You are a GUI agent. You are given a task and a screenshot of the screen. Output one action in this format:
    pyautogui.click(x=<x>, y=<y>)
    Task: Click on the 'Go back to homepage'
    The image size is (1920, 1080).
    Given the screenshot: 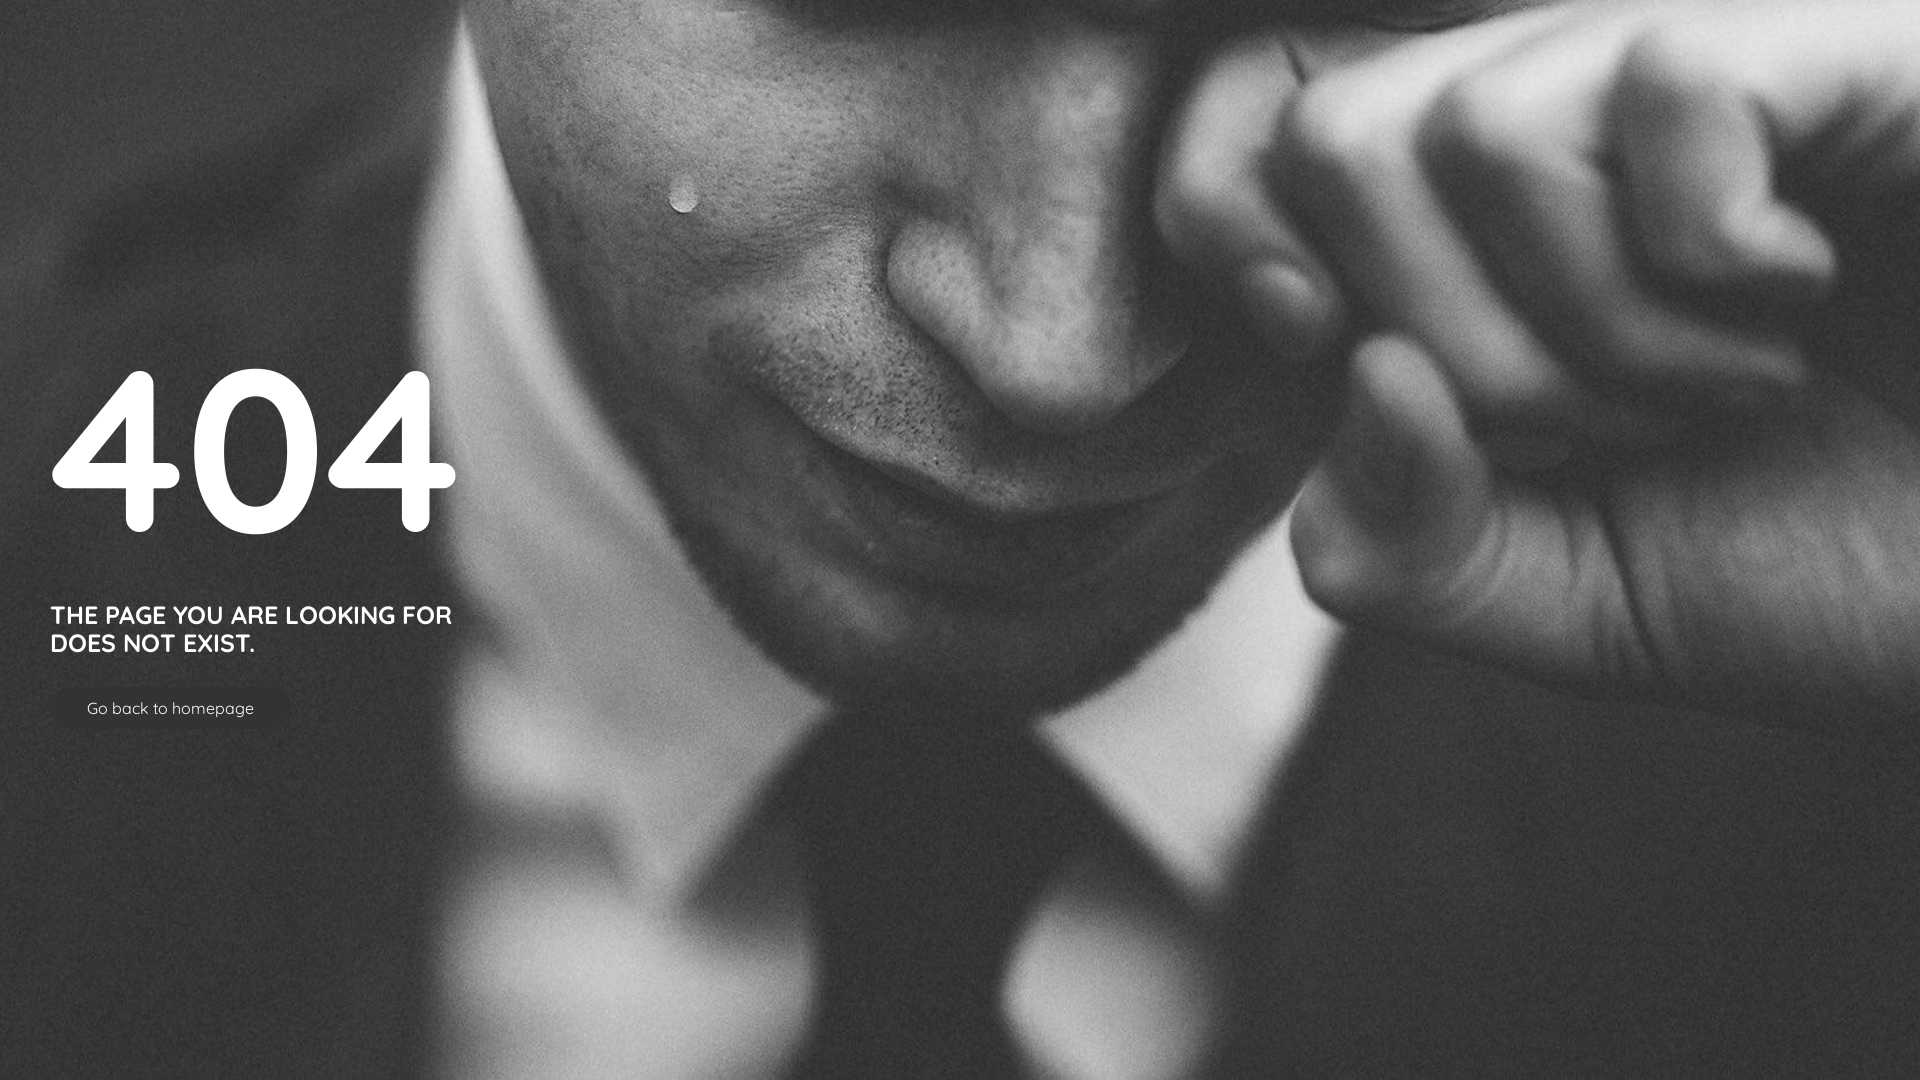 What is the action you would take?
    pyautogui.click(x=170, y=707)
    